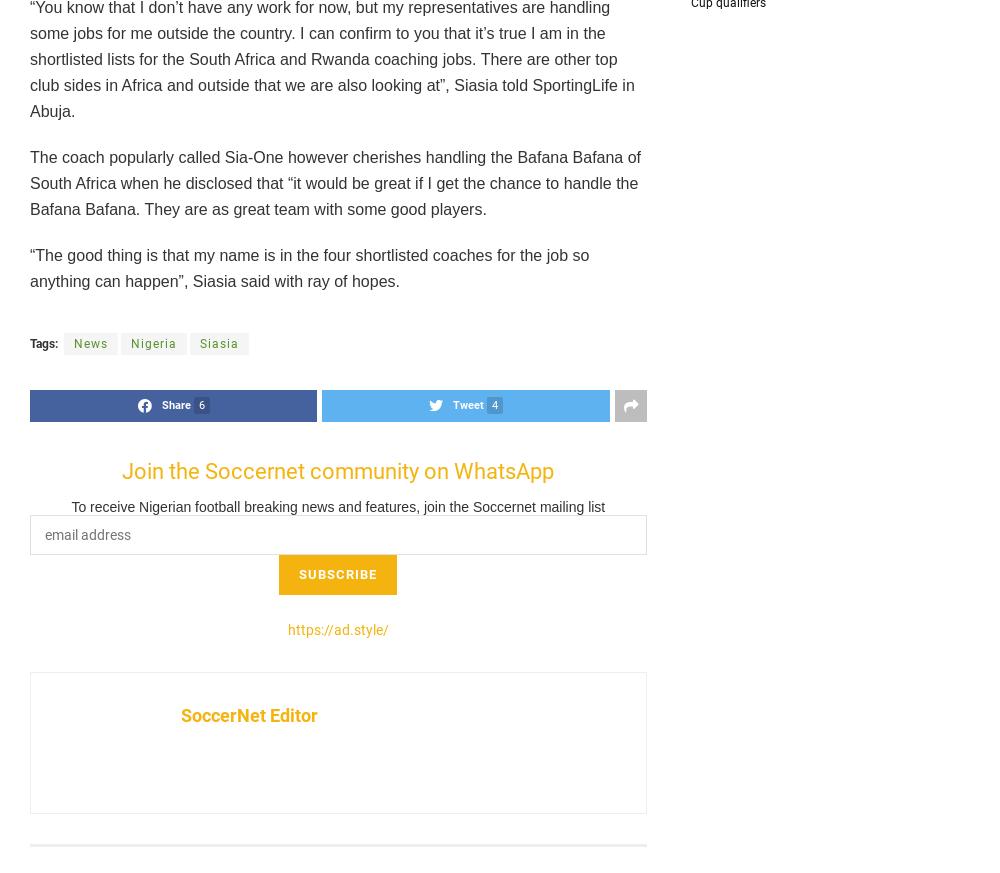  What do you see at coordinates (30, 268) in the screenshot?
I see `'“The good thing is that my name is in the four shortlisted coaches for the job so anything can happen”, Siasia said with ray of hopes.'` at bounding box center [30, 268].